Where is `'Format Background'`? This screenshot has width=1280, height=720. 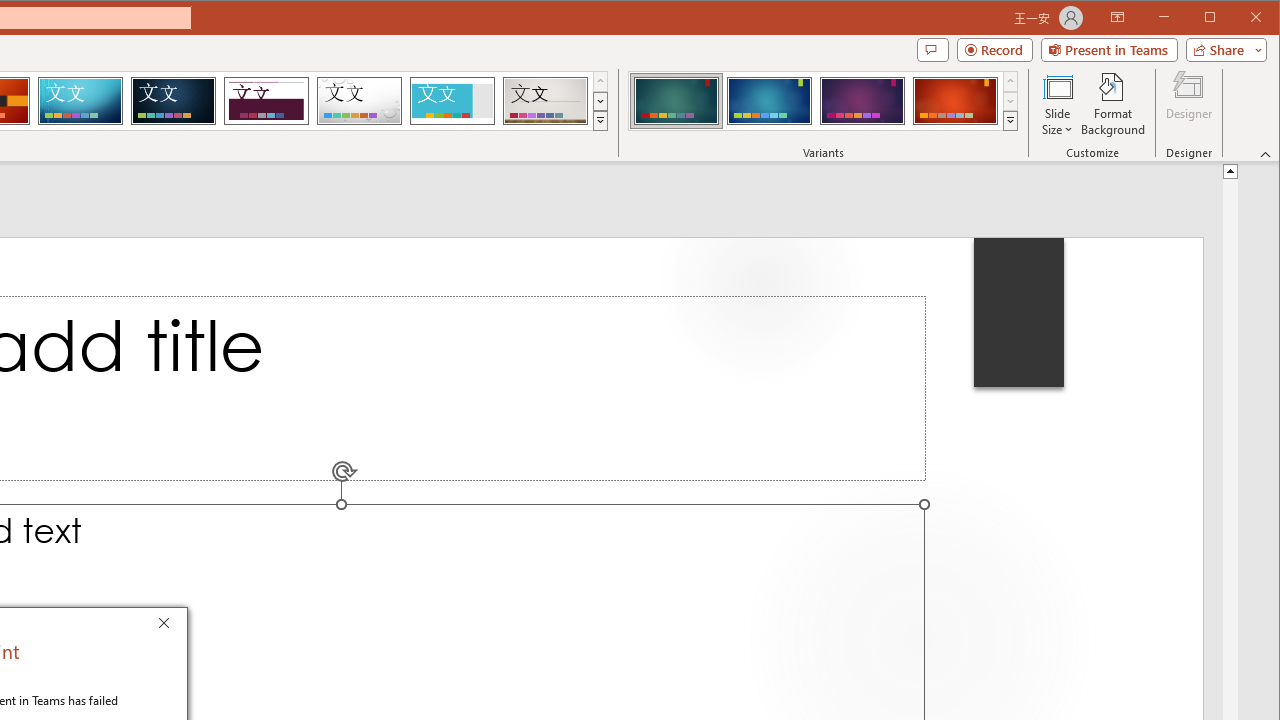
'Format Background' is located at coordinates (1112, 104).